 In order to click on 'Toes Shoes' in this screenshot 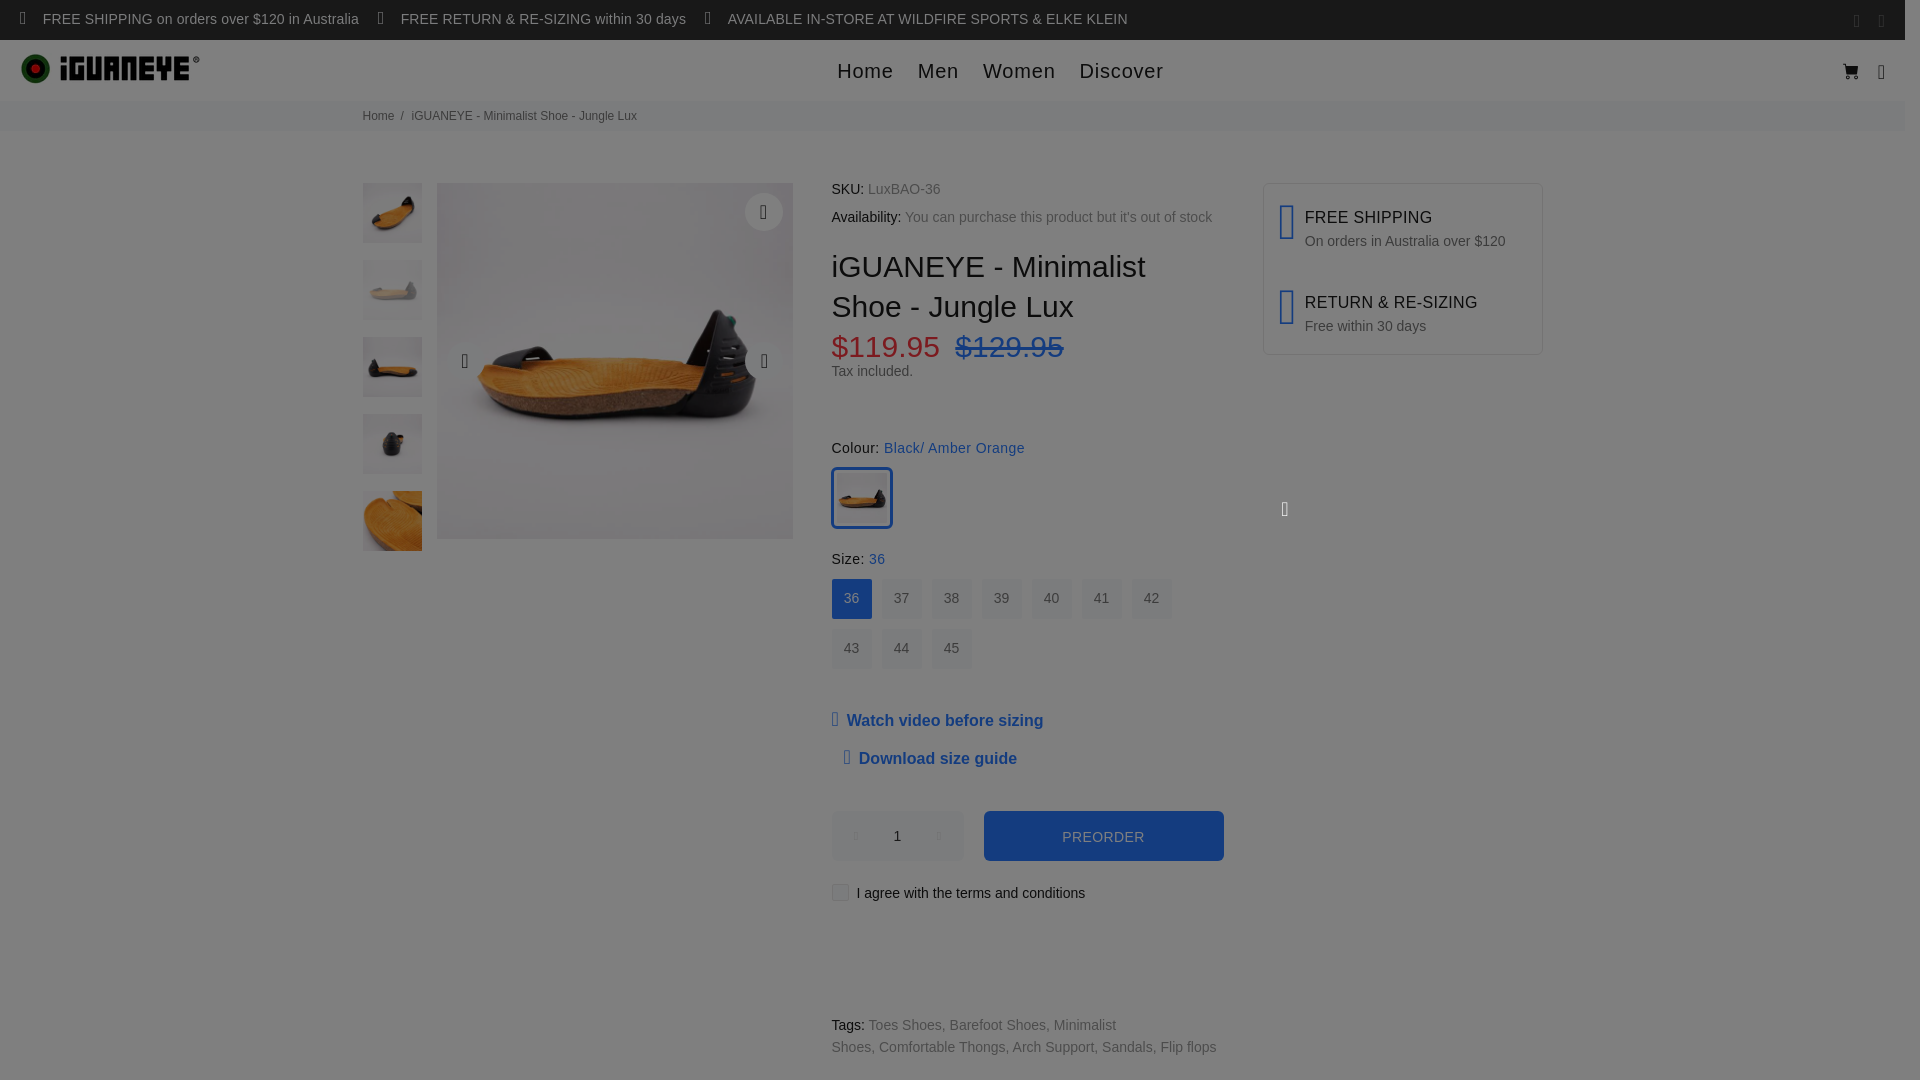, I will do `click(904, 1025)`.